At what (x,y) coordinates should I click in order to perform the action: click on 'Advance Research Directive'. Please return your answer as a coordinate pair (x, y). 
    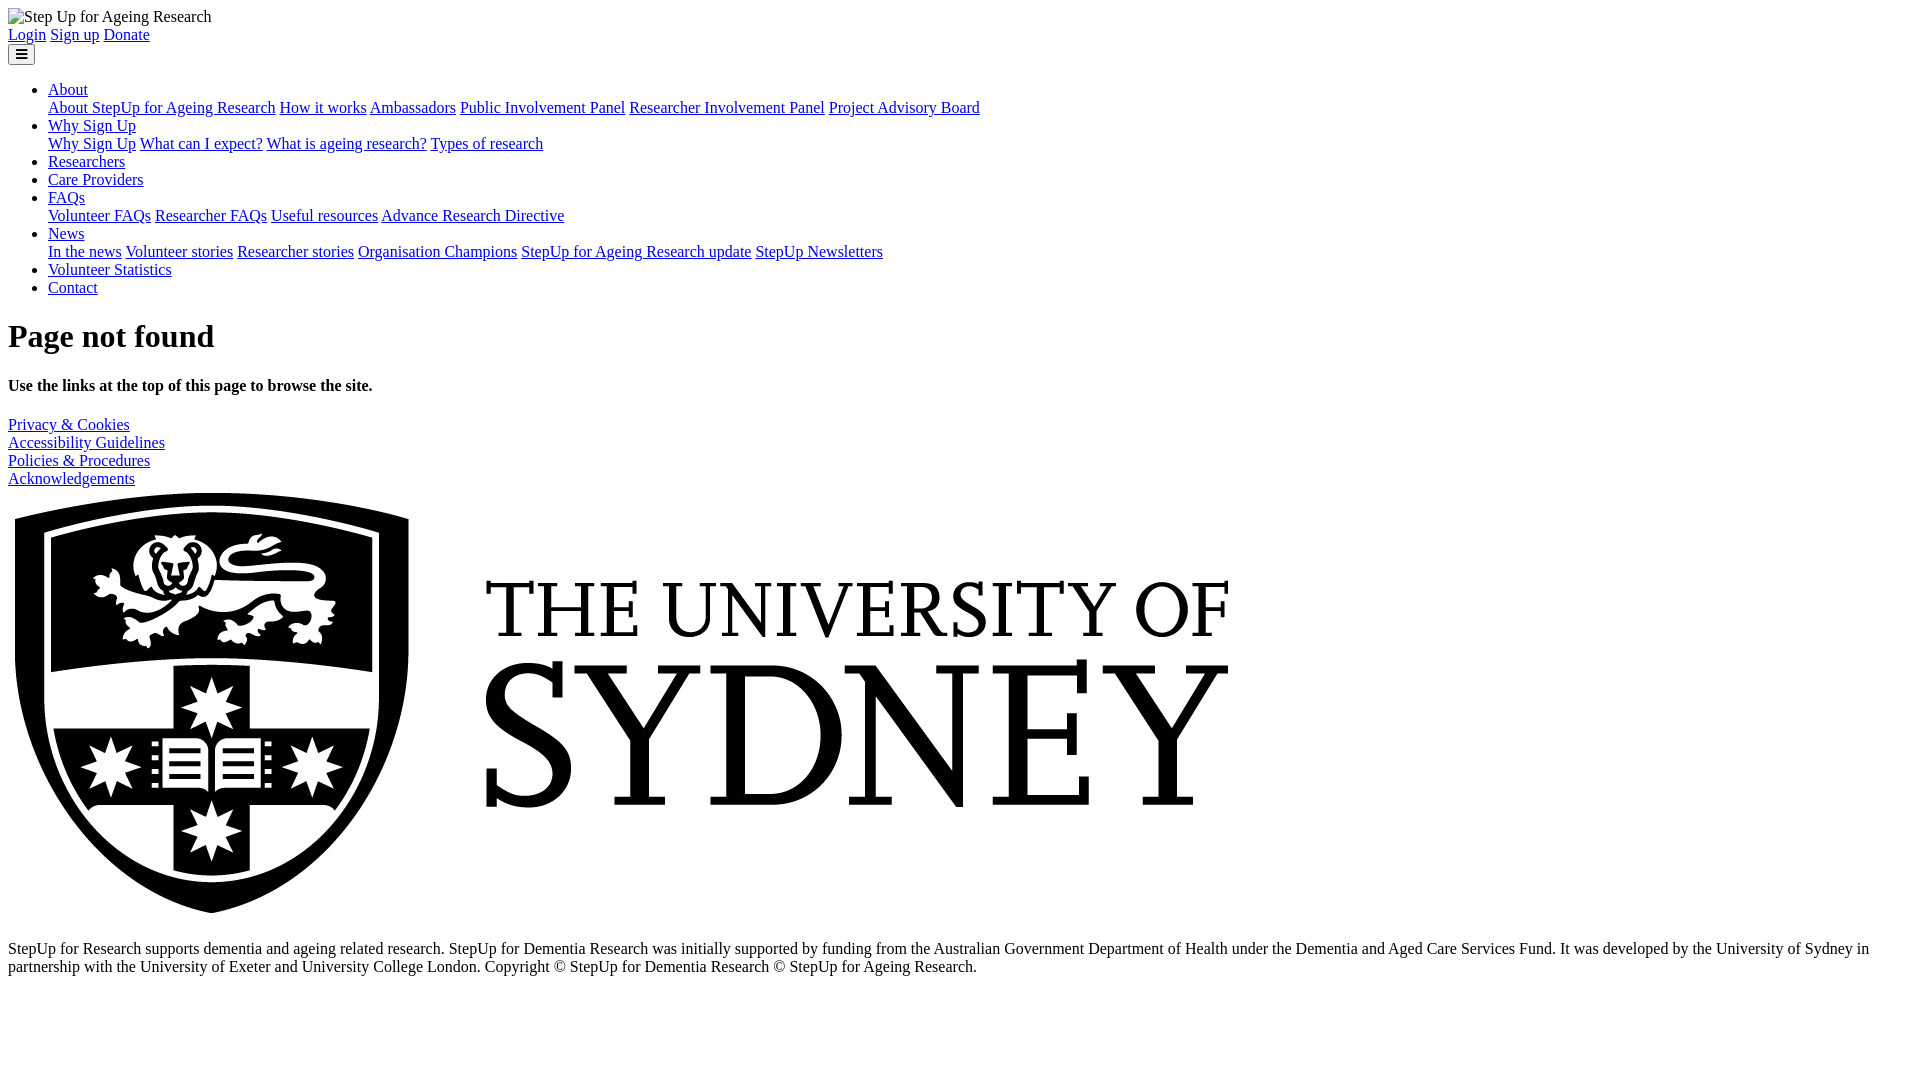
    Looking at the image, I should click on (380, 215).